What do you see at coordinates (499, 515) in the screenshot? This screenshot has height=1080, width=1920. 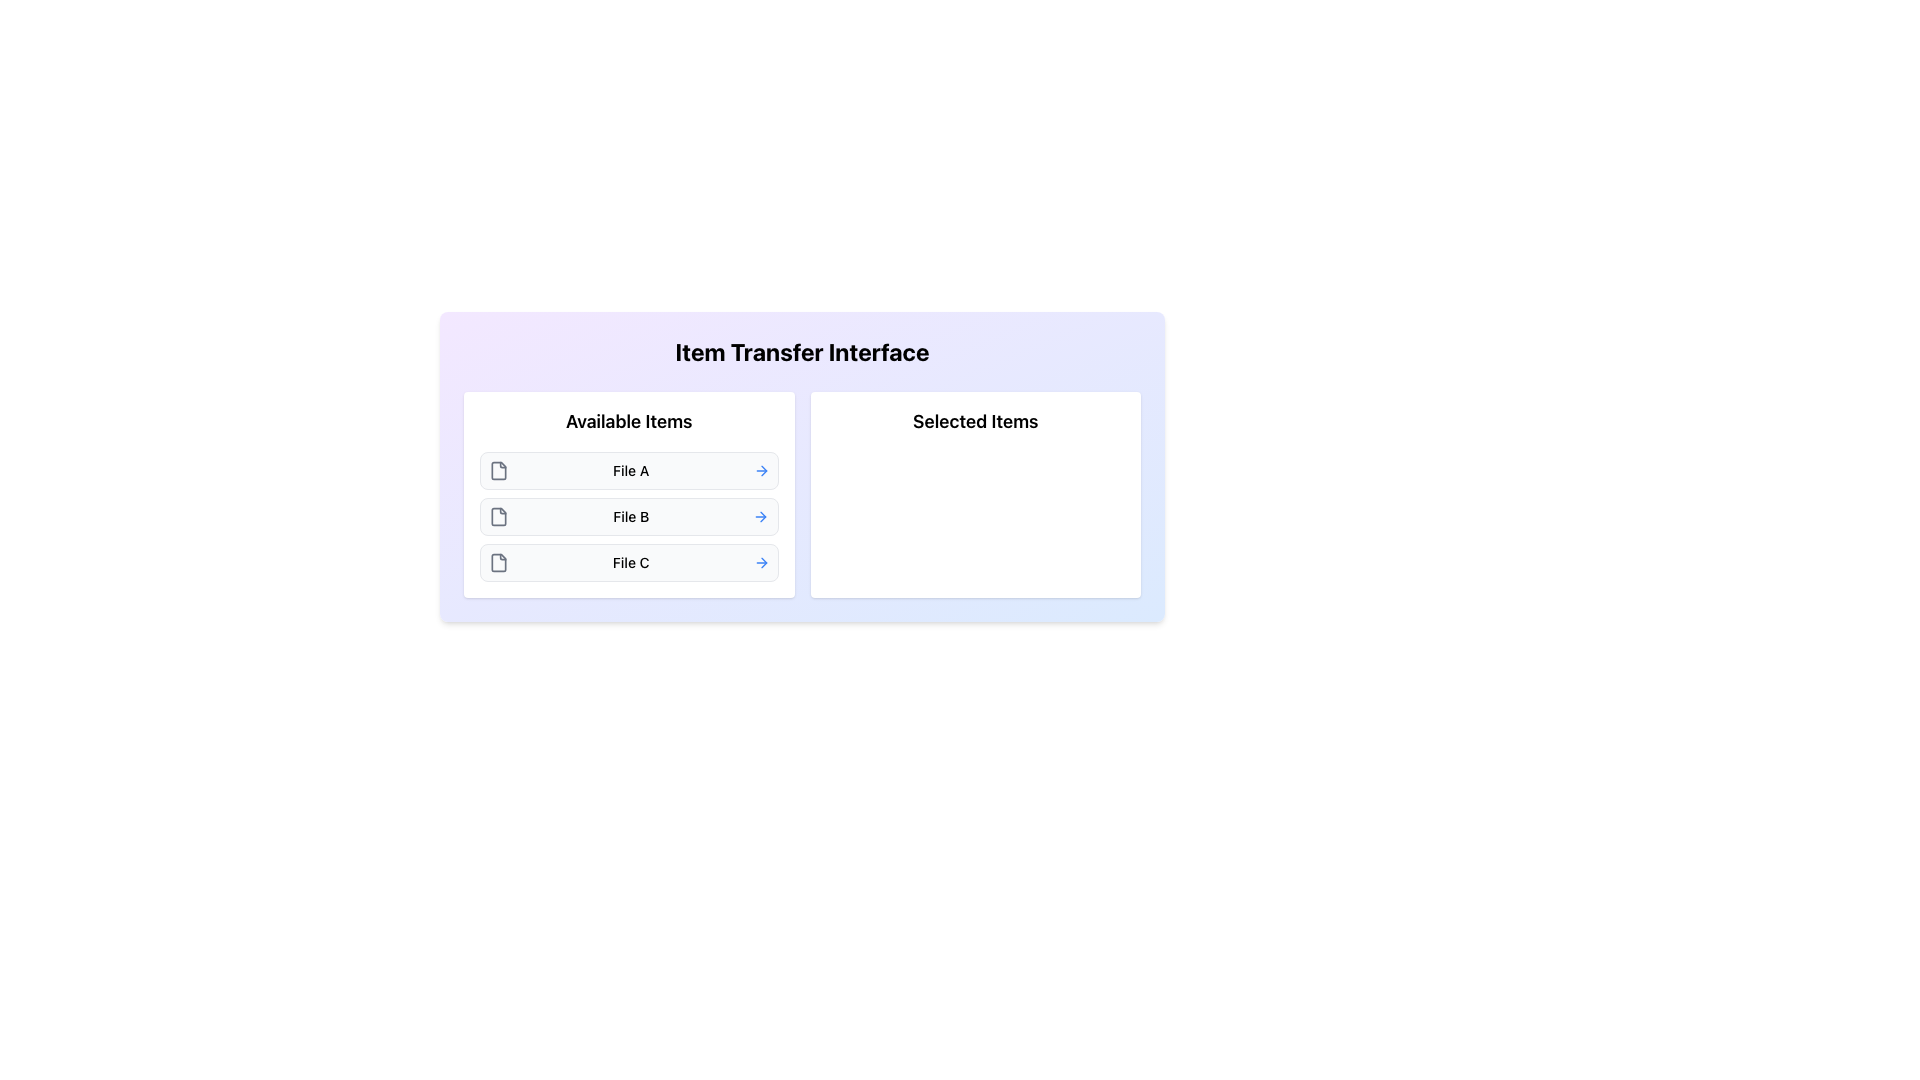 I see `the icon representing 'File B'` at bounding box center [499, 515].